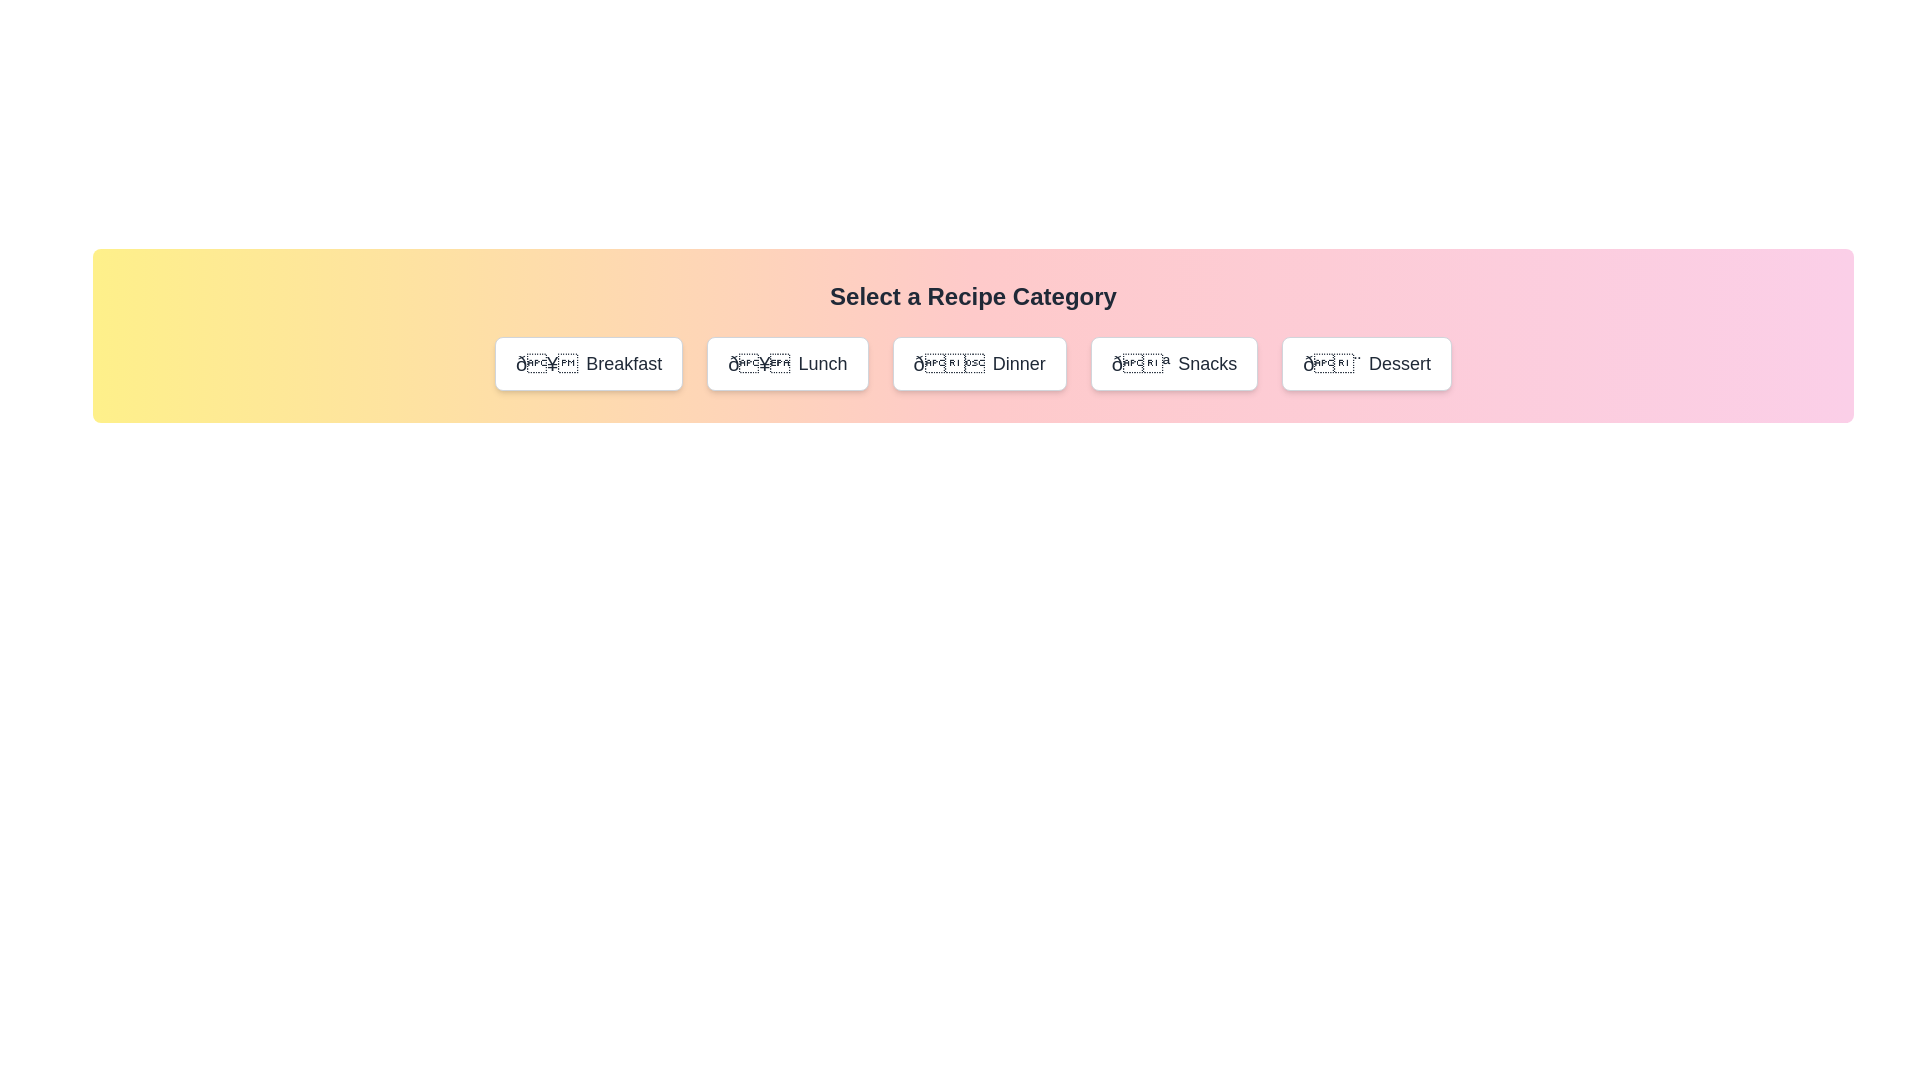  I want to click on the button corresponding to the category Breakfast, so click(588, 363).